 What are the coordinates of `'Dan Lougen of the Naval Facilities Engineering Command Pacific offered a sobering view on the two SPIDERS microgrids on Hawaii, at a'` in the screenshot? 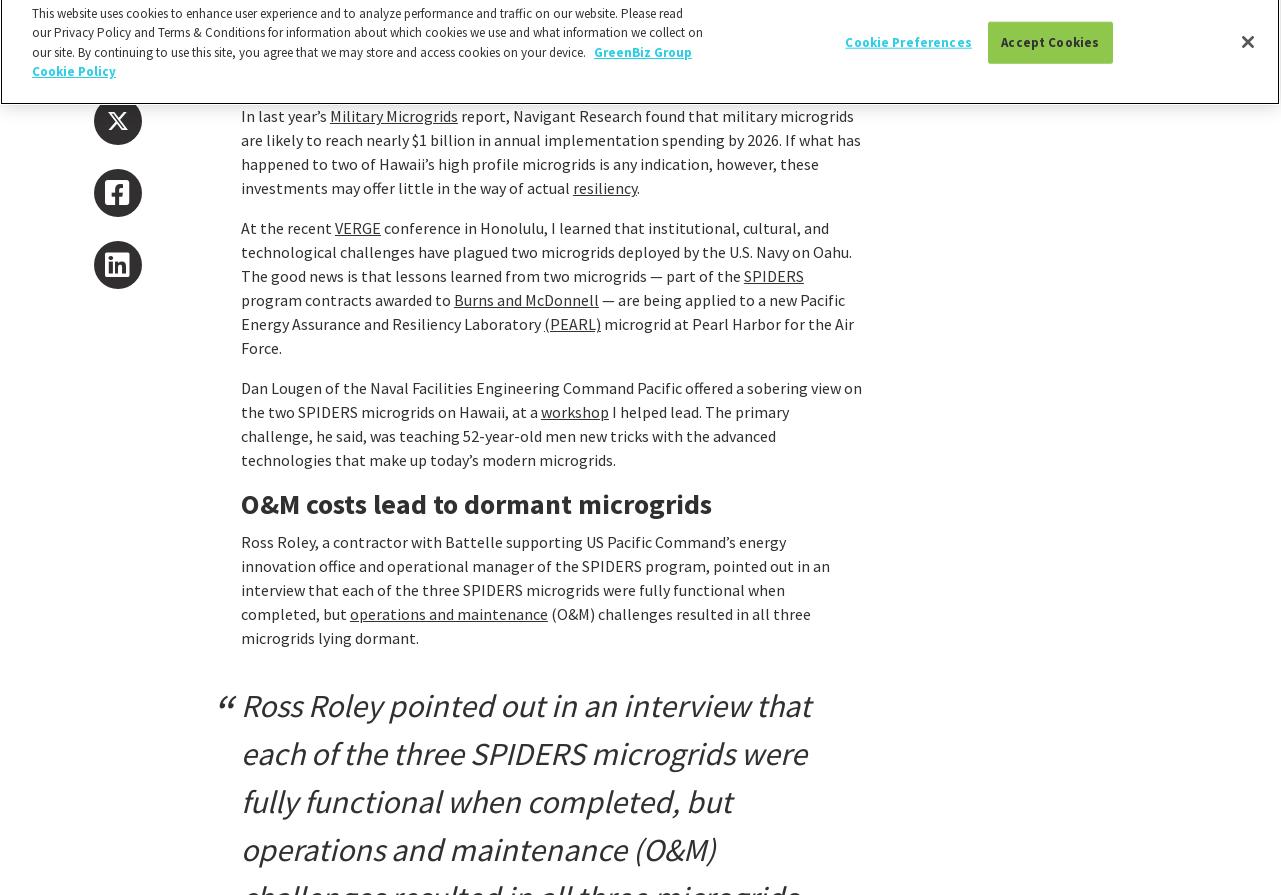 It's located at (550, 399).